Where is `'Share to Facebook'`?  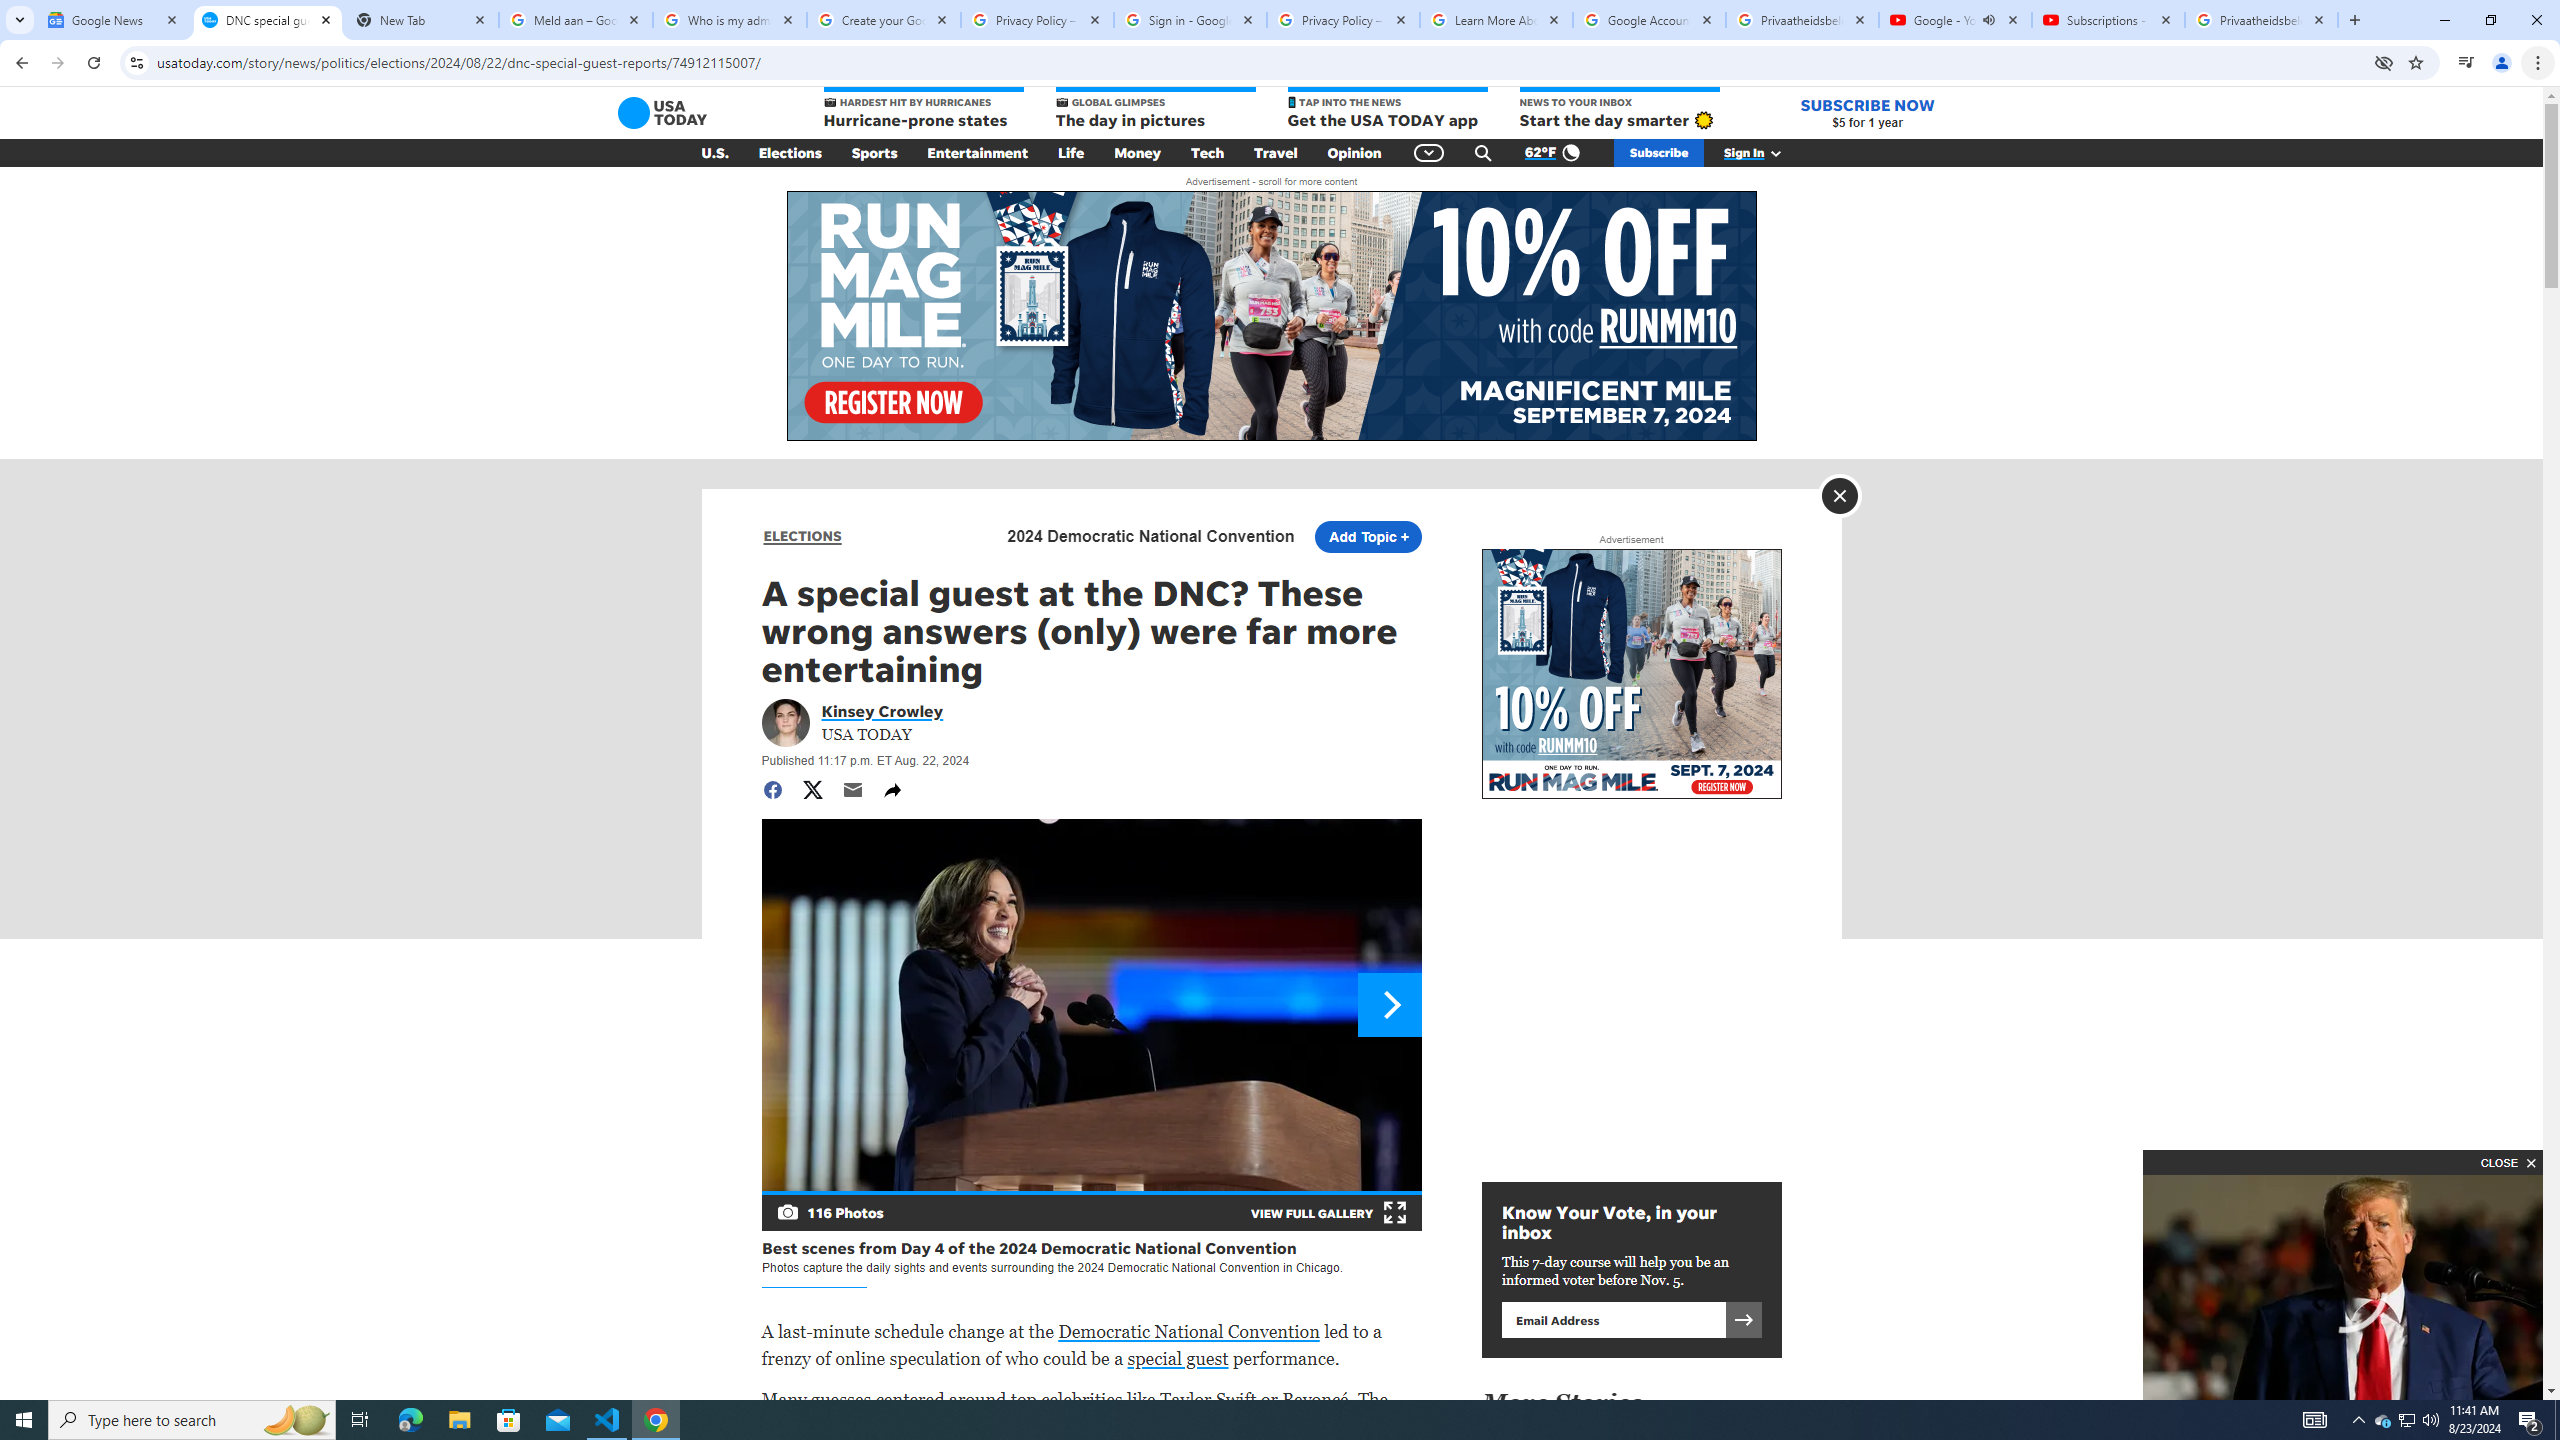
'Share to Facebook' is located at coordinates (770, 789).